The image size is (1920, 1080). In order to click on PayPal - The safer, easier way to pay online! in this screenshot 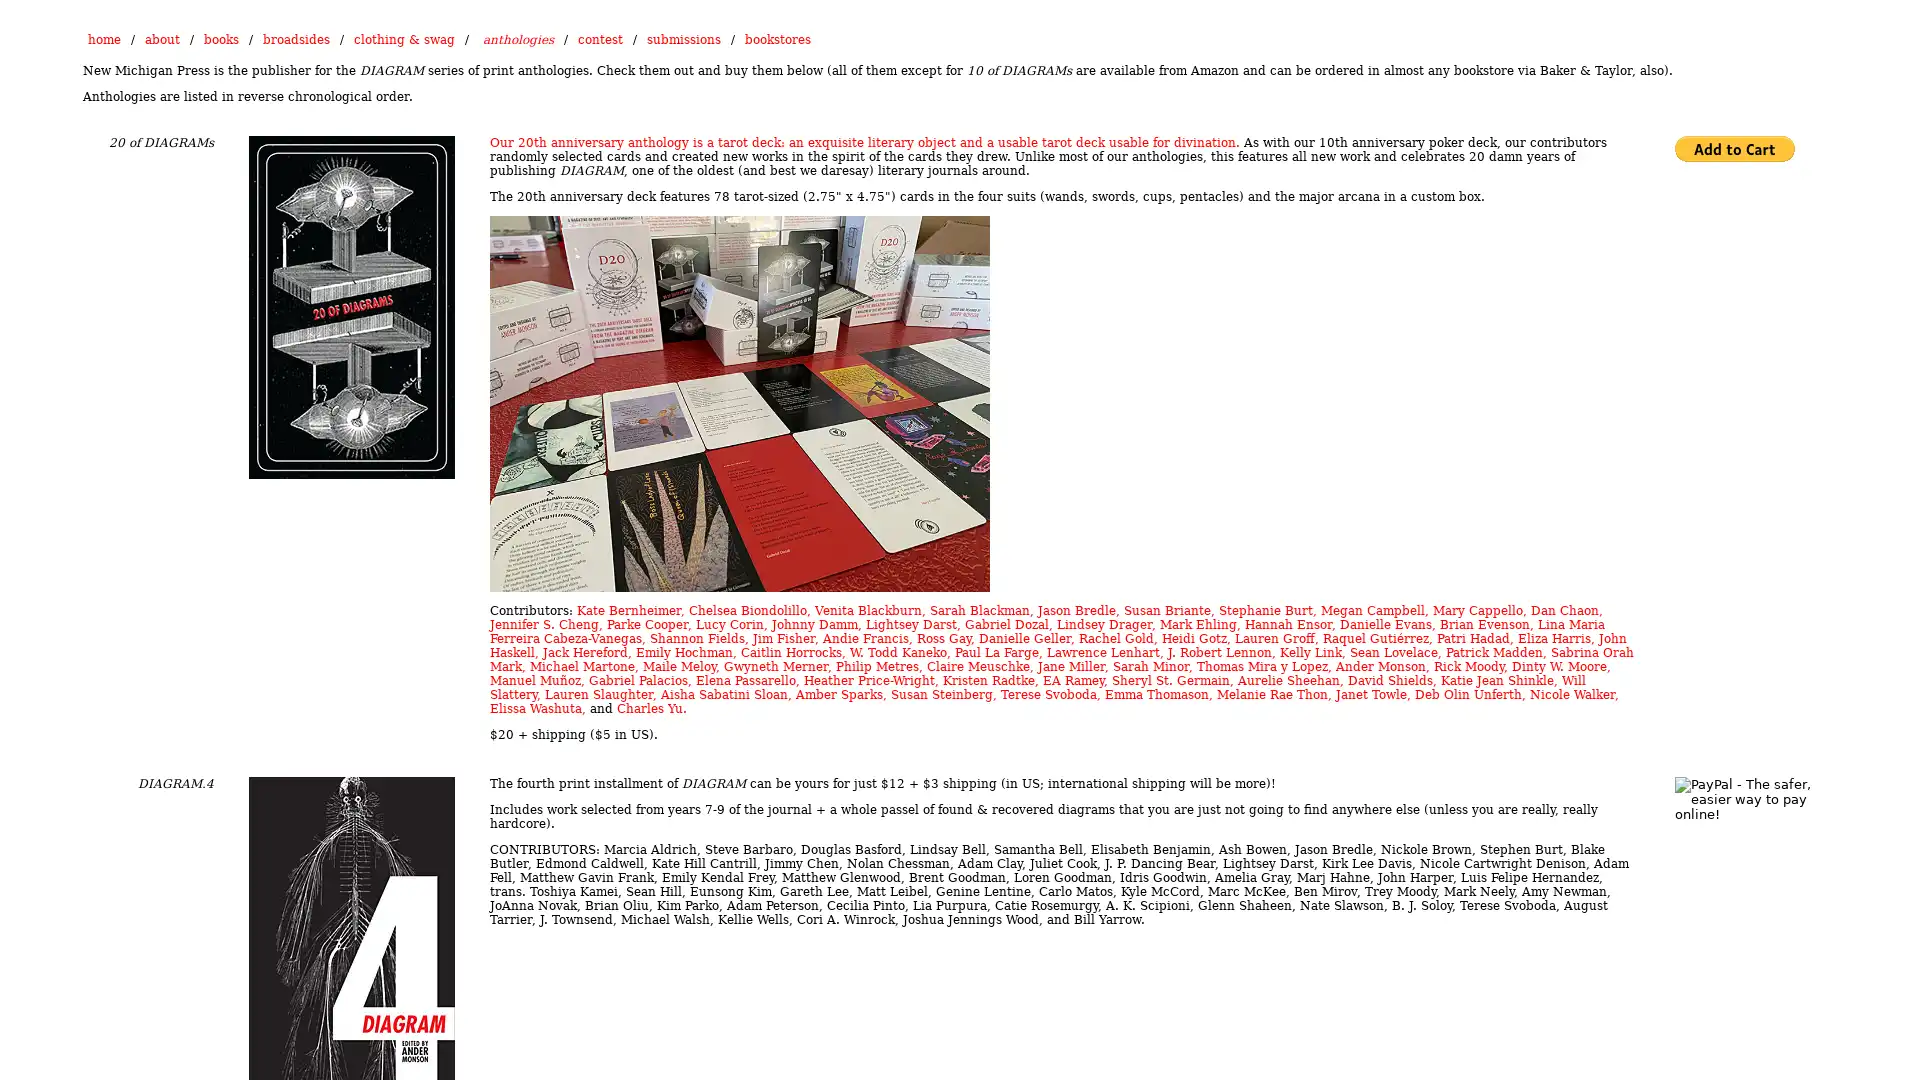, I will do `click(1745, 798)`.